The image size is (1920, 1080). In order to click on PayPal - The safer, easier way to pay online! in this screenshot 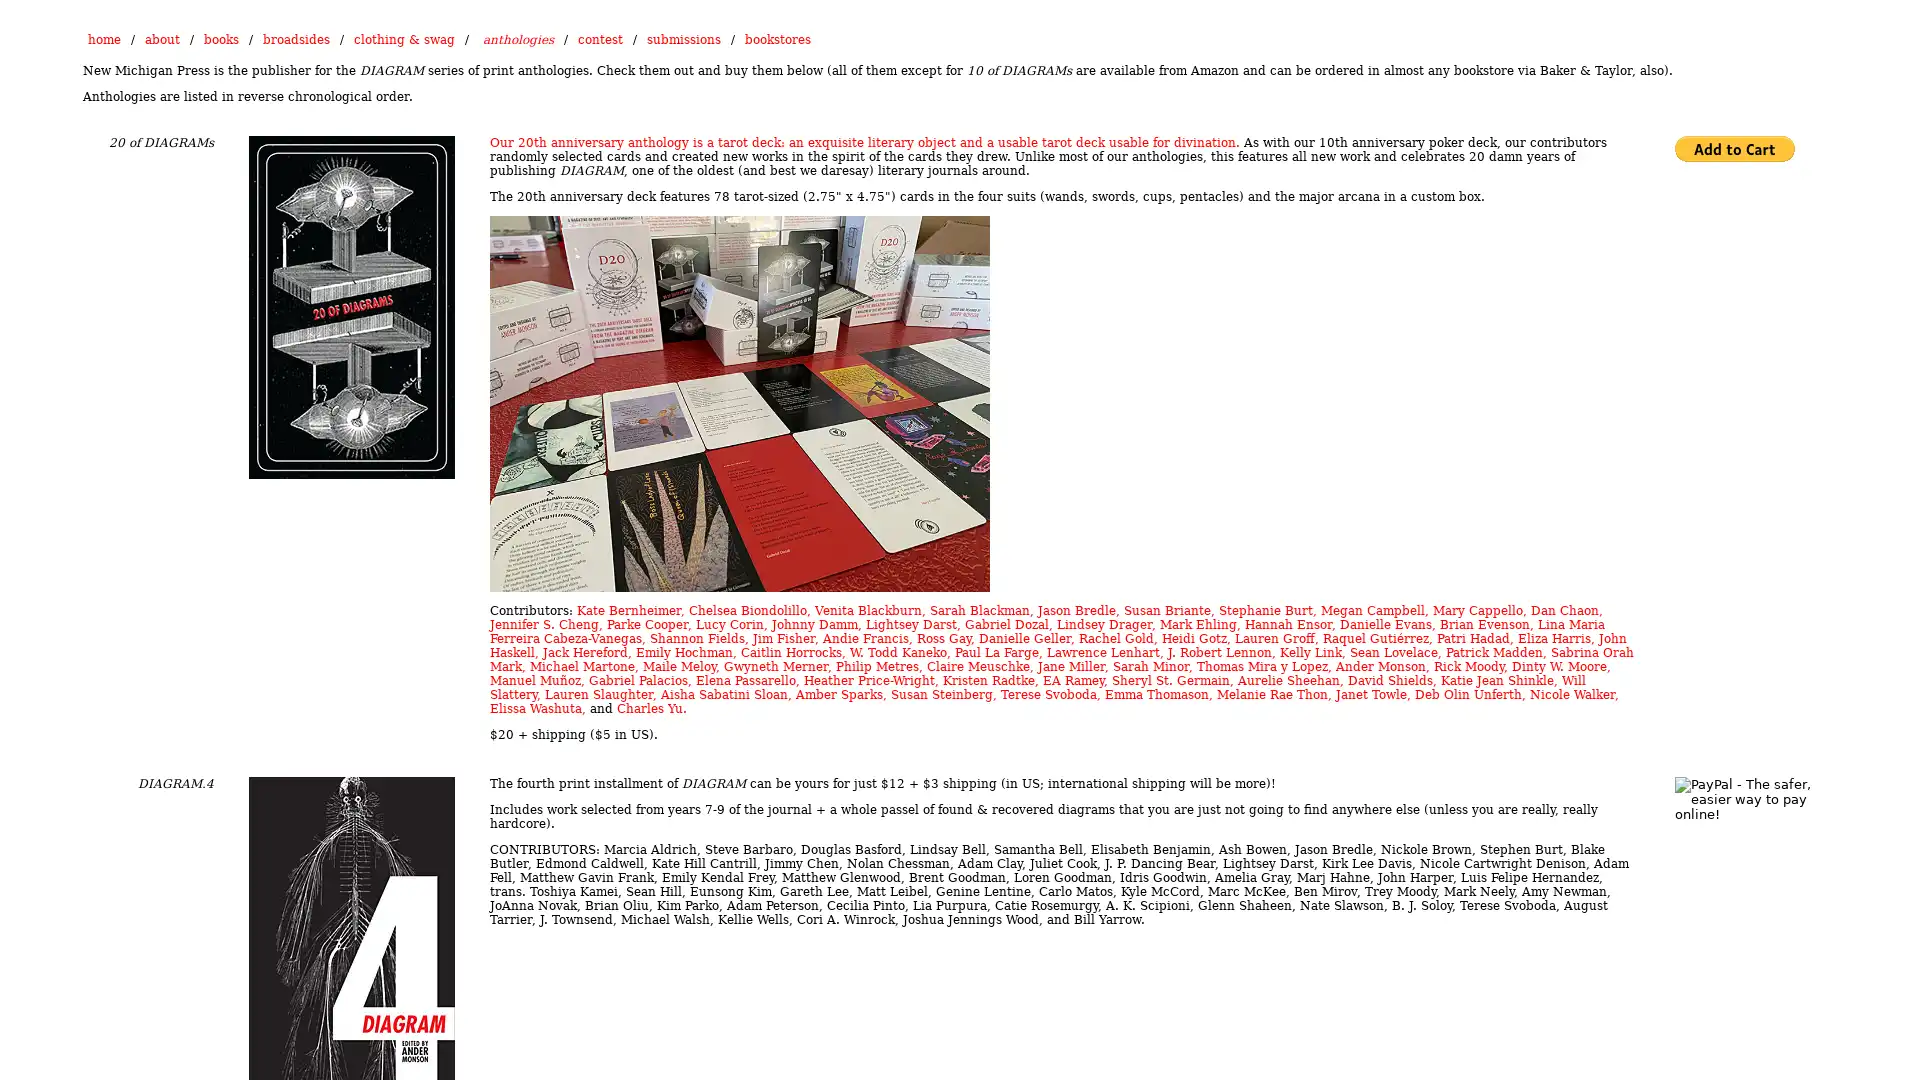, I will do `click(1745, 798)`.